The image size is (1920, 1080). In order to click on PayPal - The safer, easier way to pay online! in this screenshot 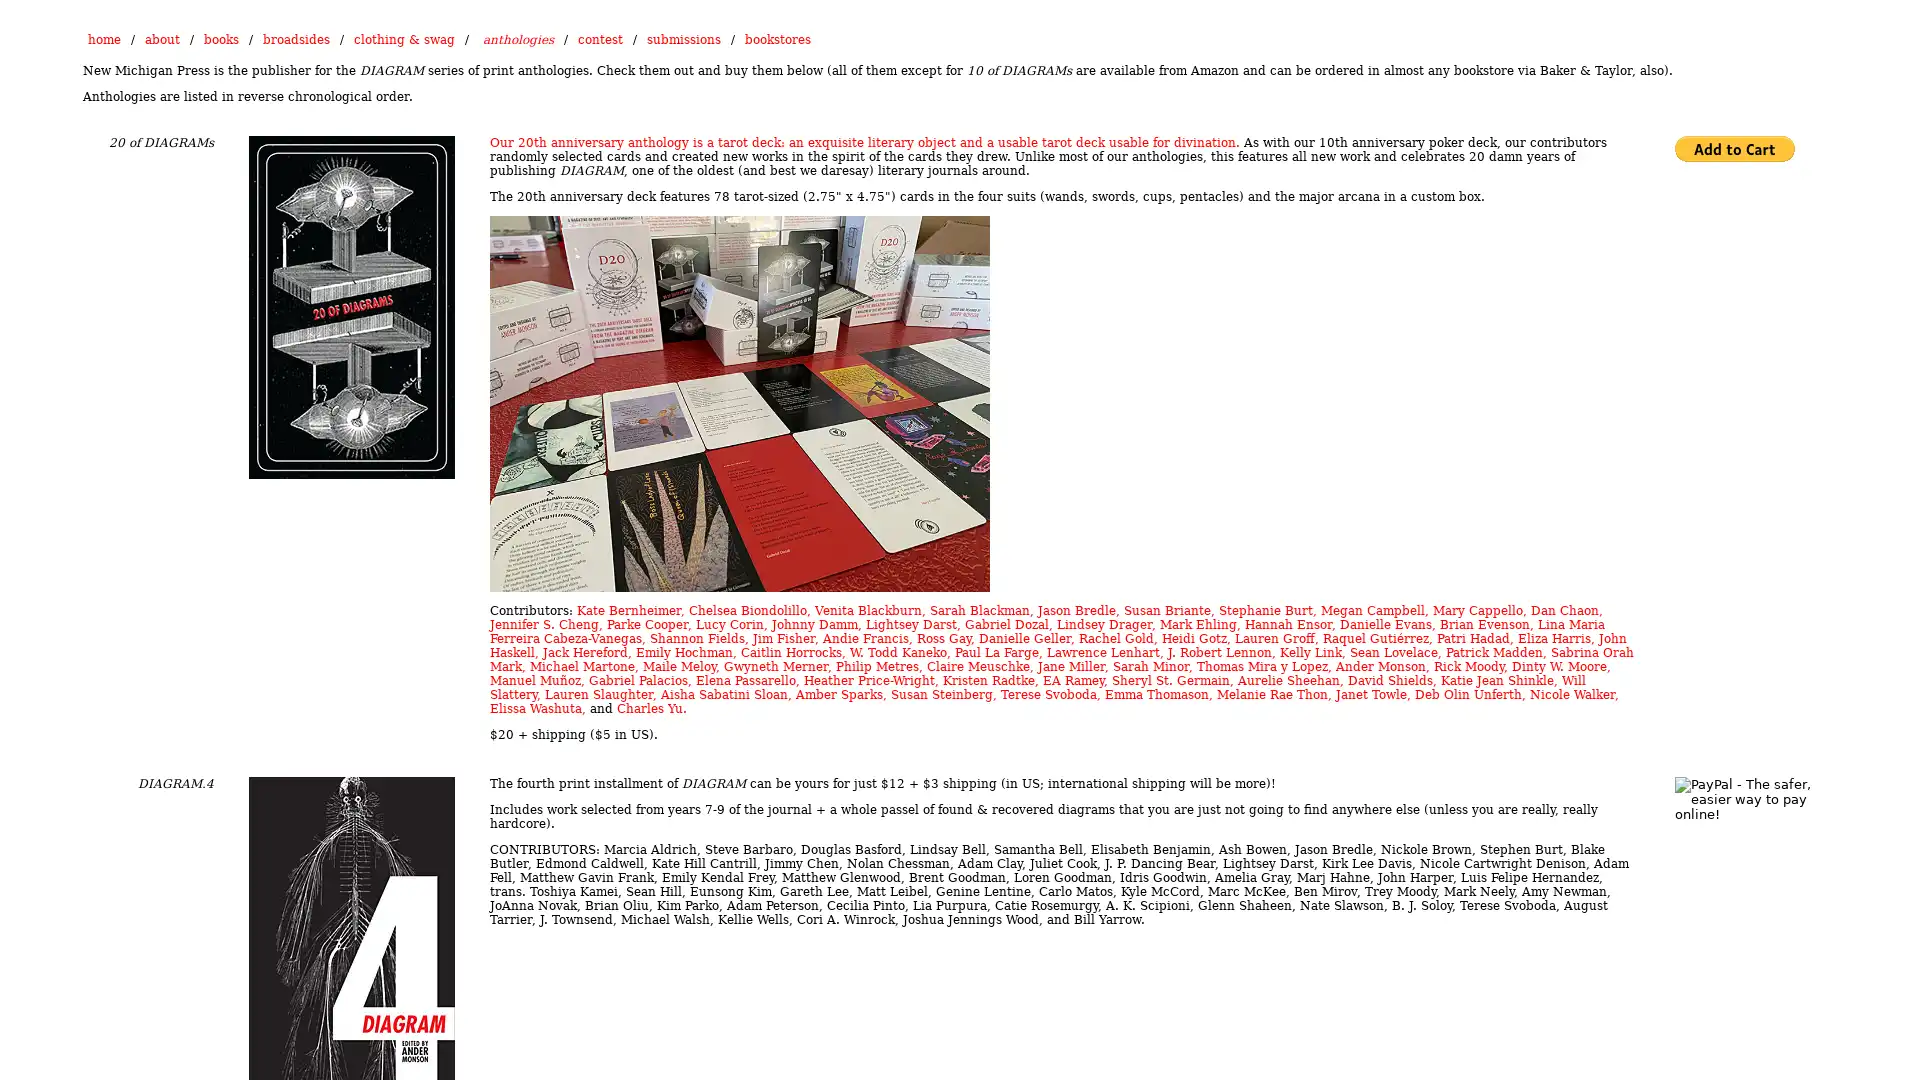, I will do `click(1745, 798)`.